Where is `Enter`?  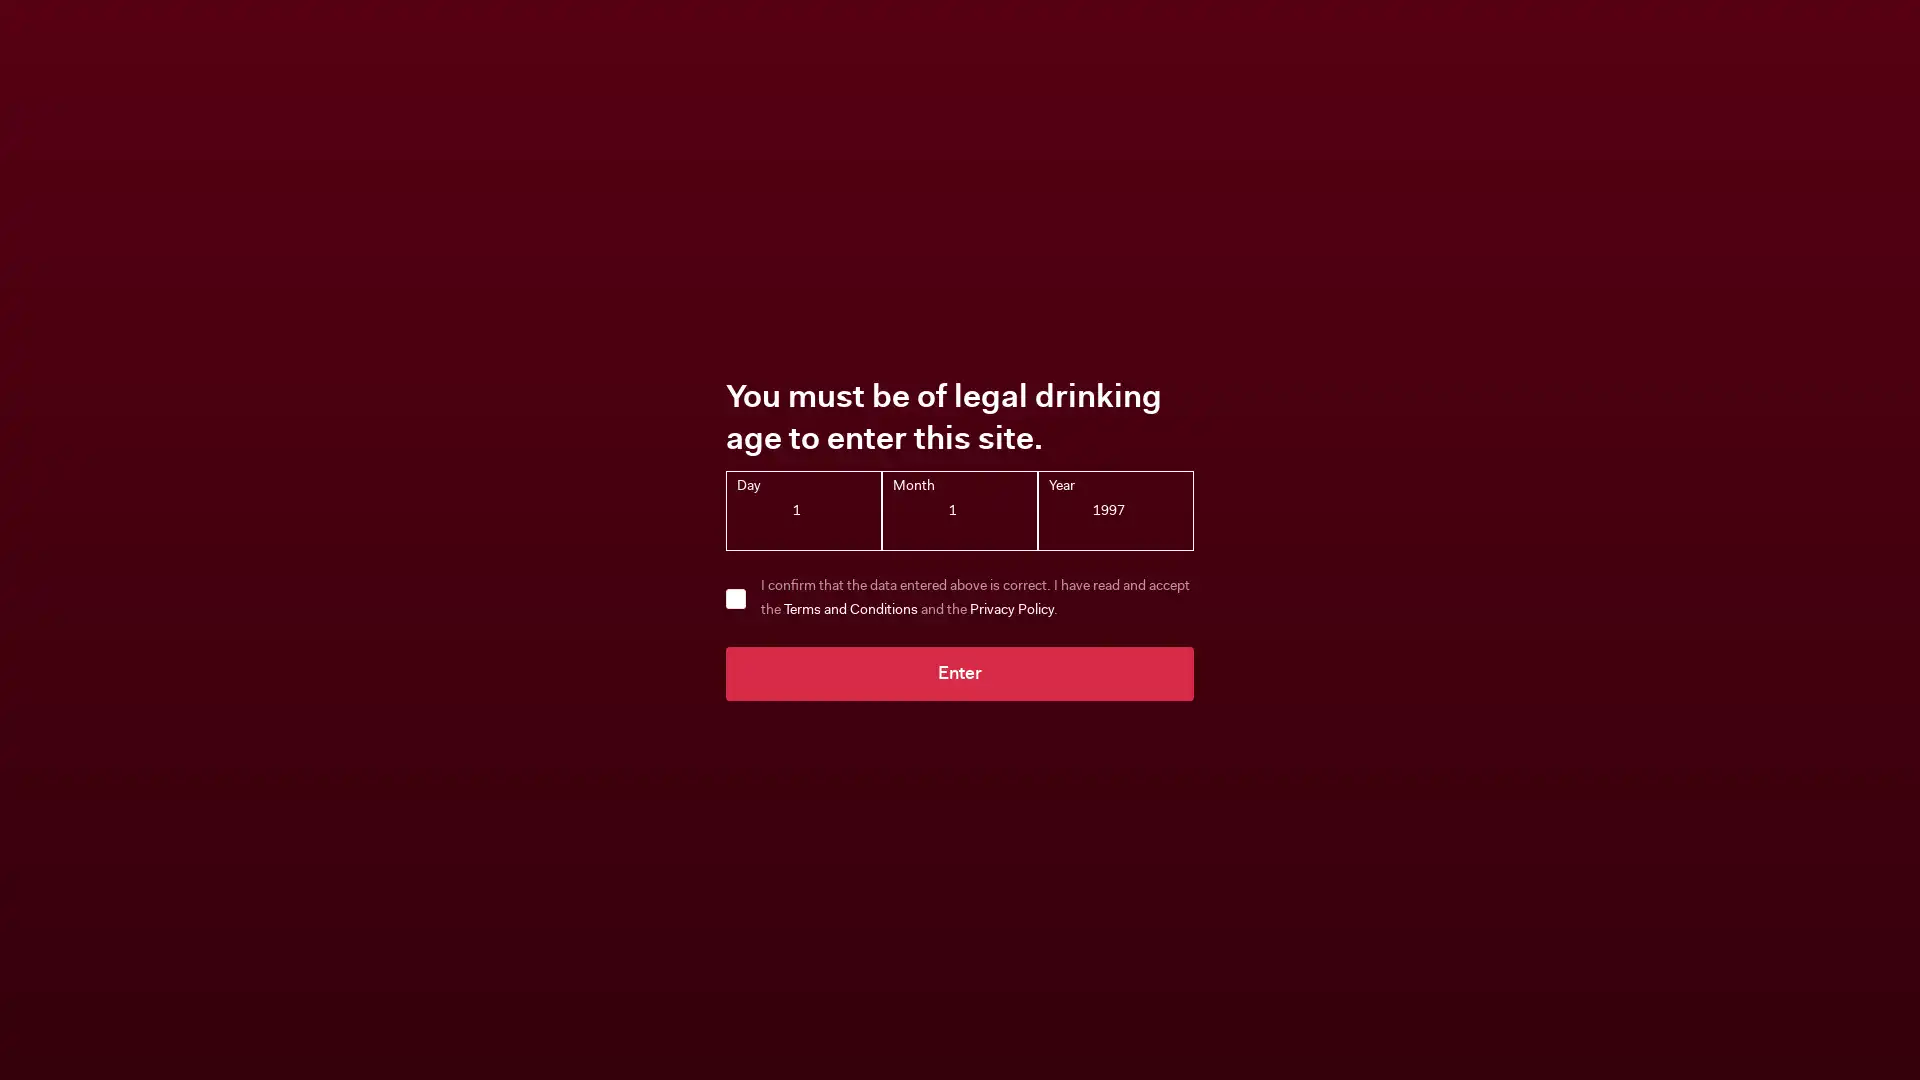
Enter is located at coordinates (960, 672).